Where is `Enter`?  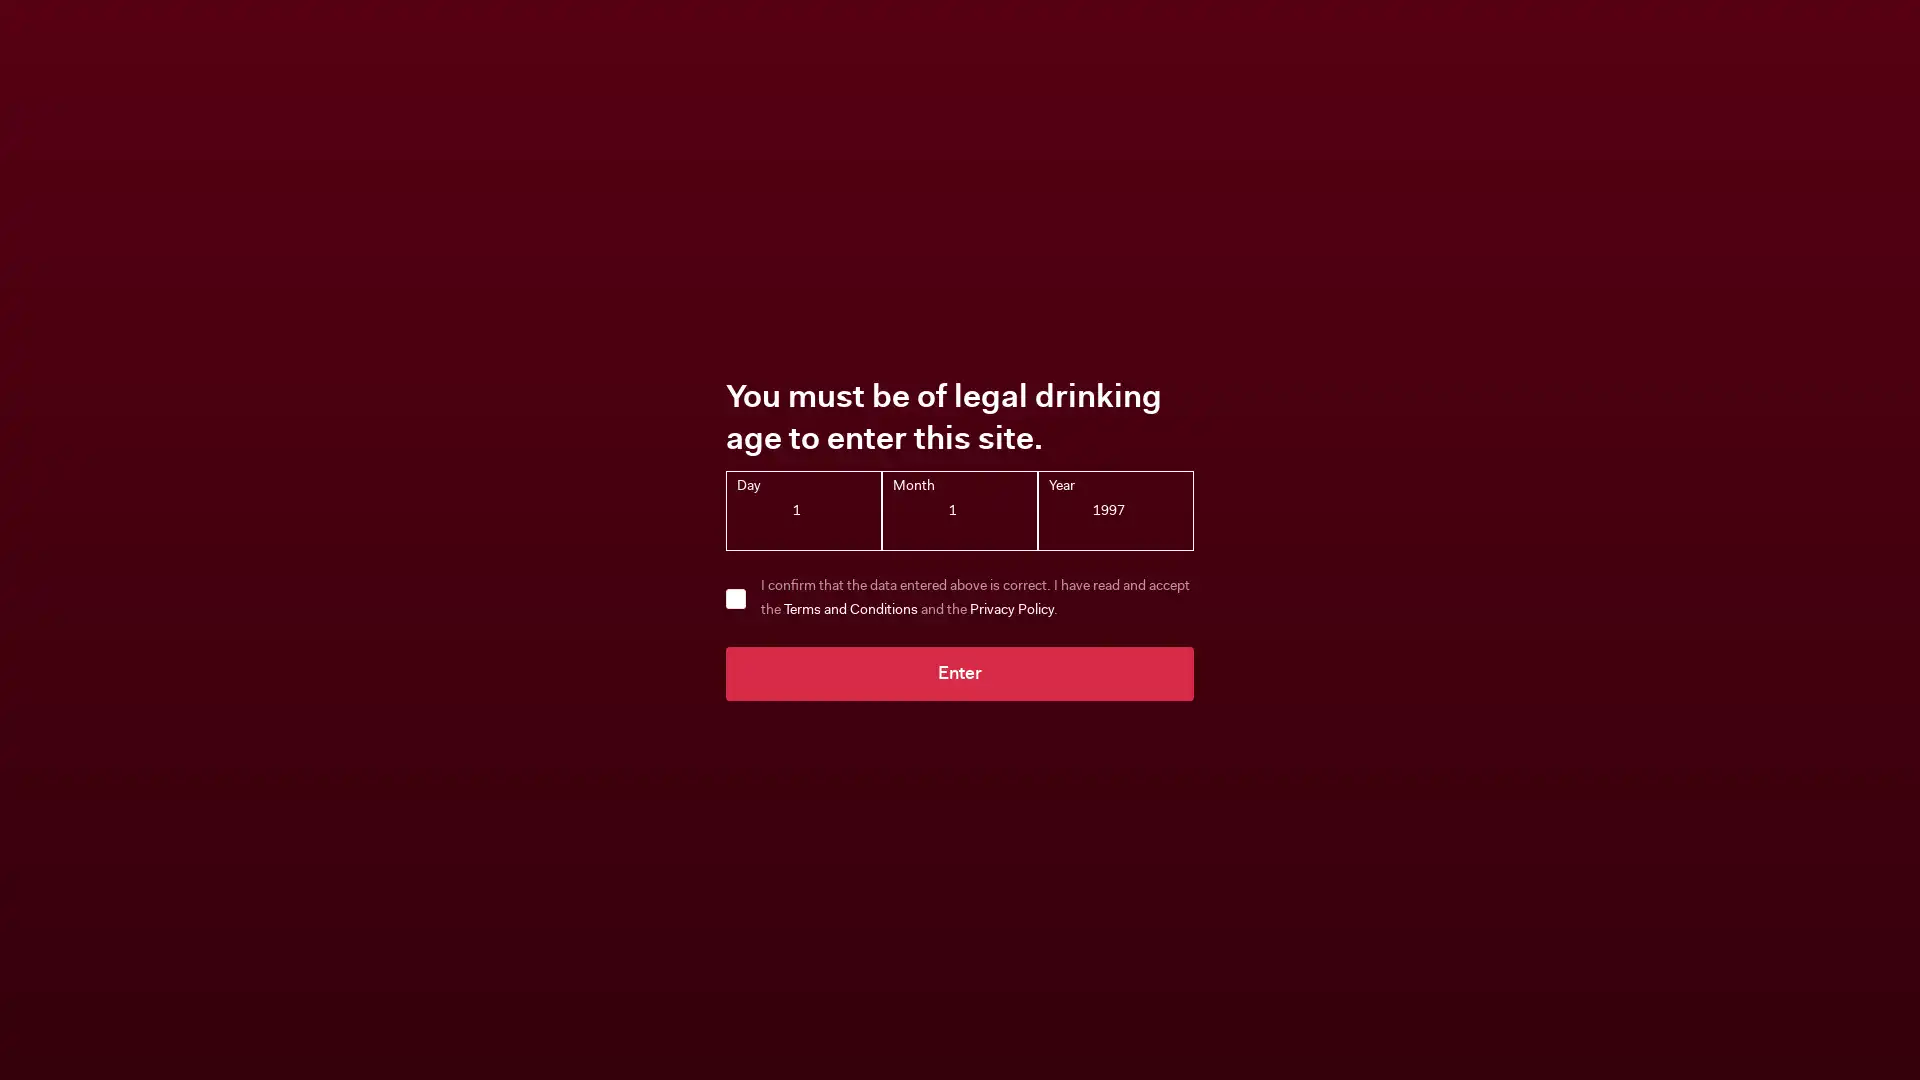
Enter is located at coordinates (960, 672).